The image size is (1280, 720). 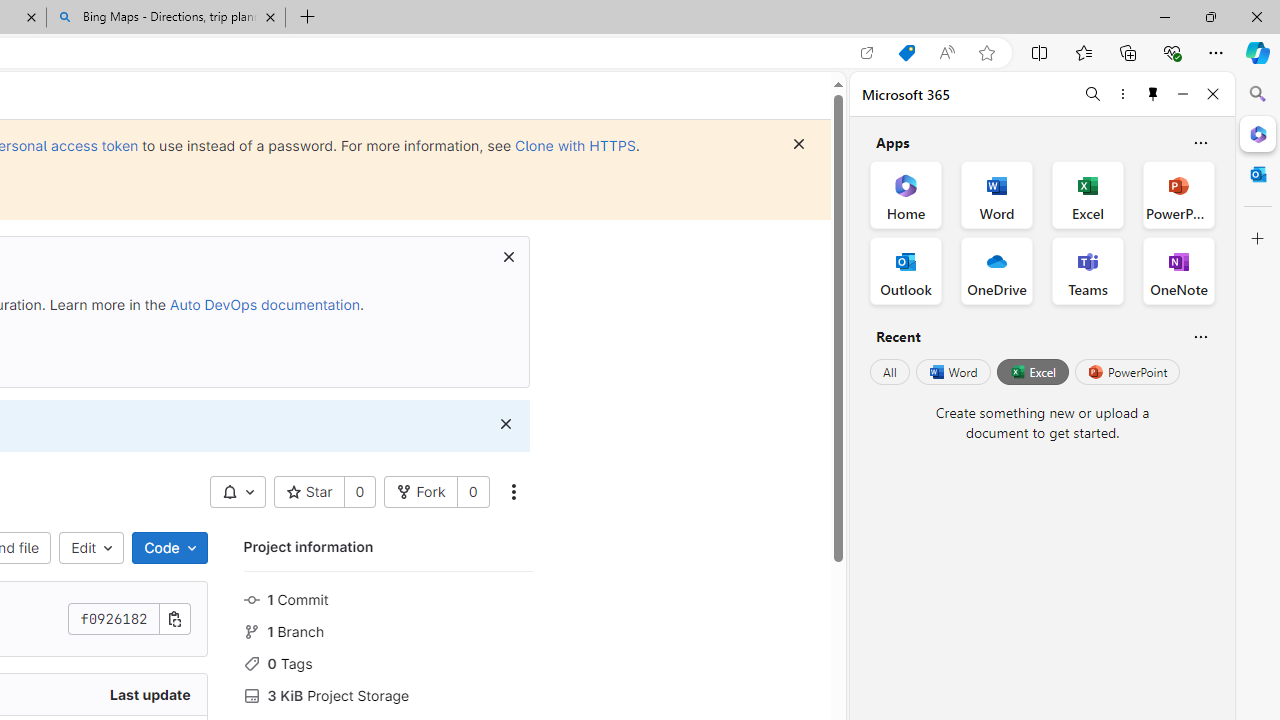 I want to click on 'Clone with HTTPS', so click(x=574, y=144).